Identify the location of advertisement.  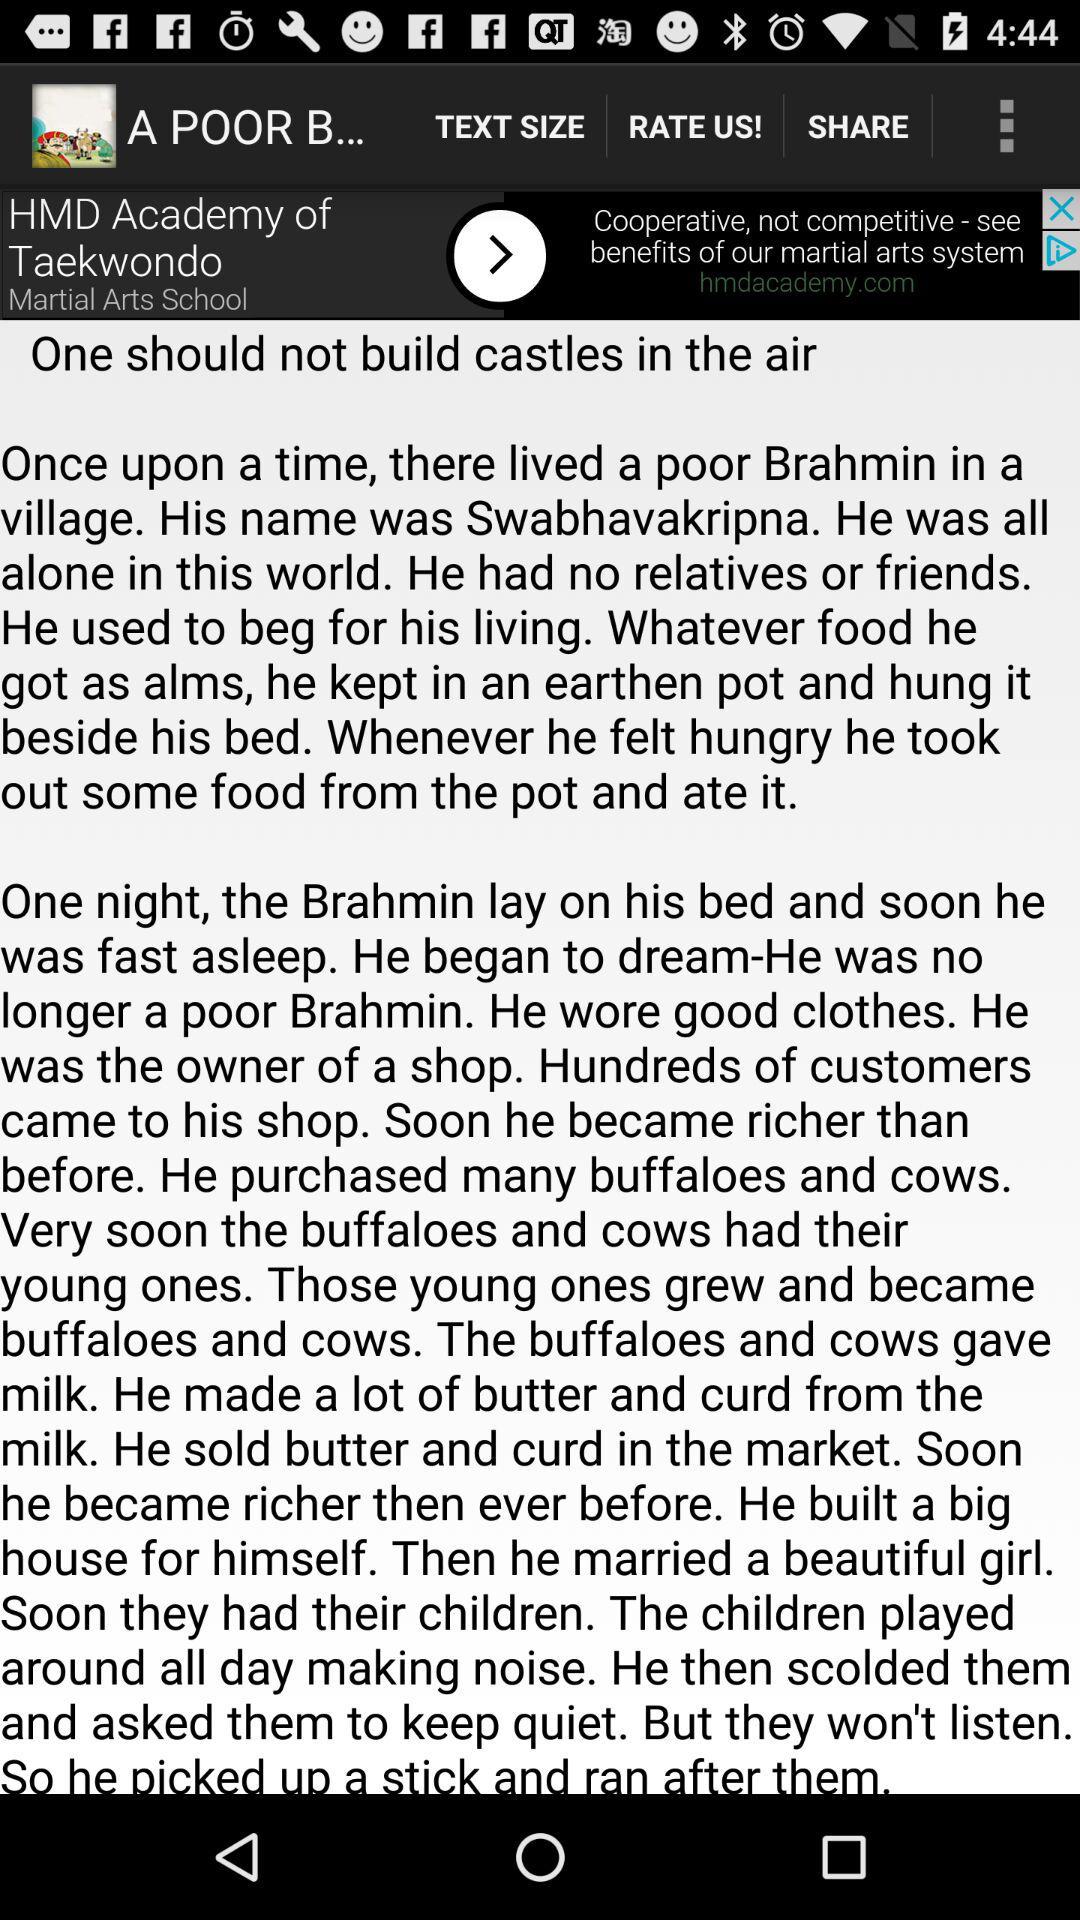
(540, 253).